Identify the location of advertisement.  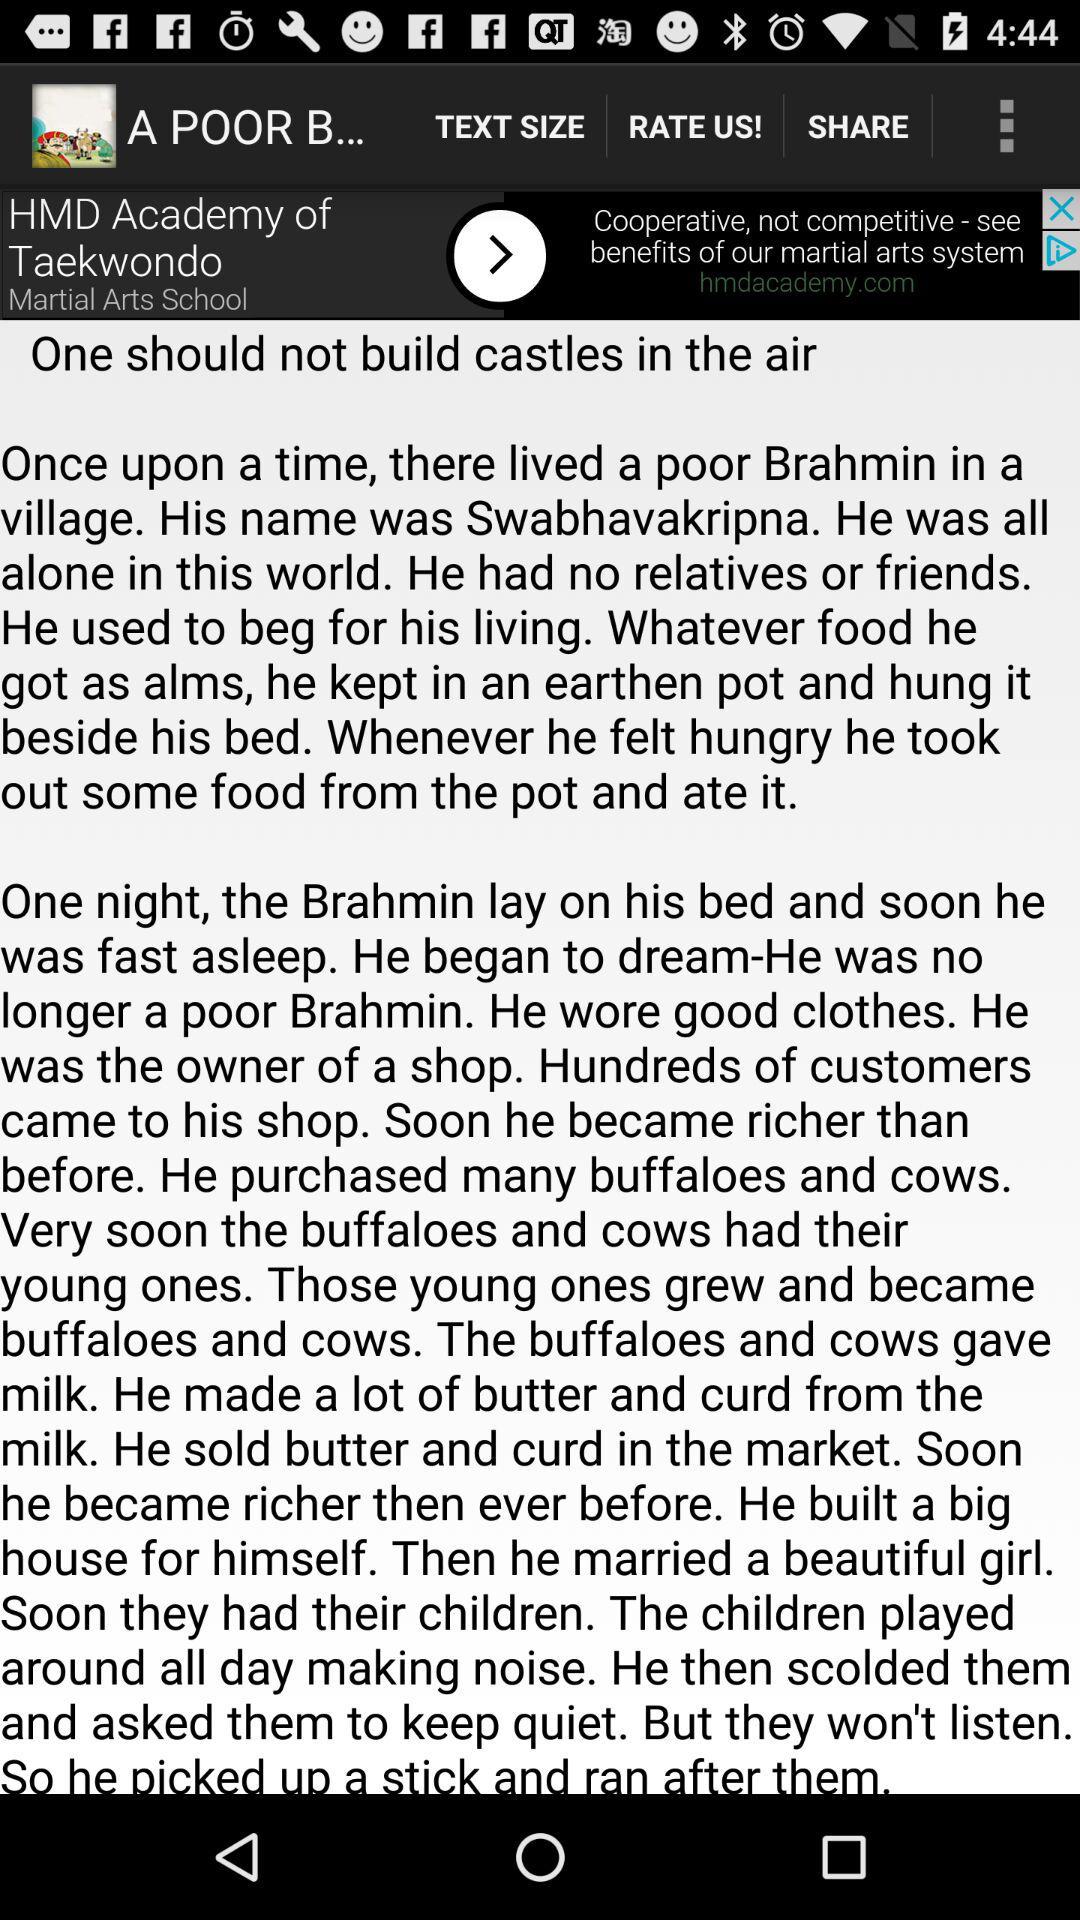
(540, 253).